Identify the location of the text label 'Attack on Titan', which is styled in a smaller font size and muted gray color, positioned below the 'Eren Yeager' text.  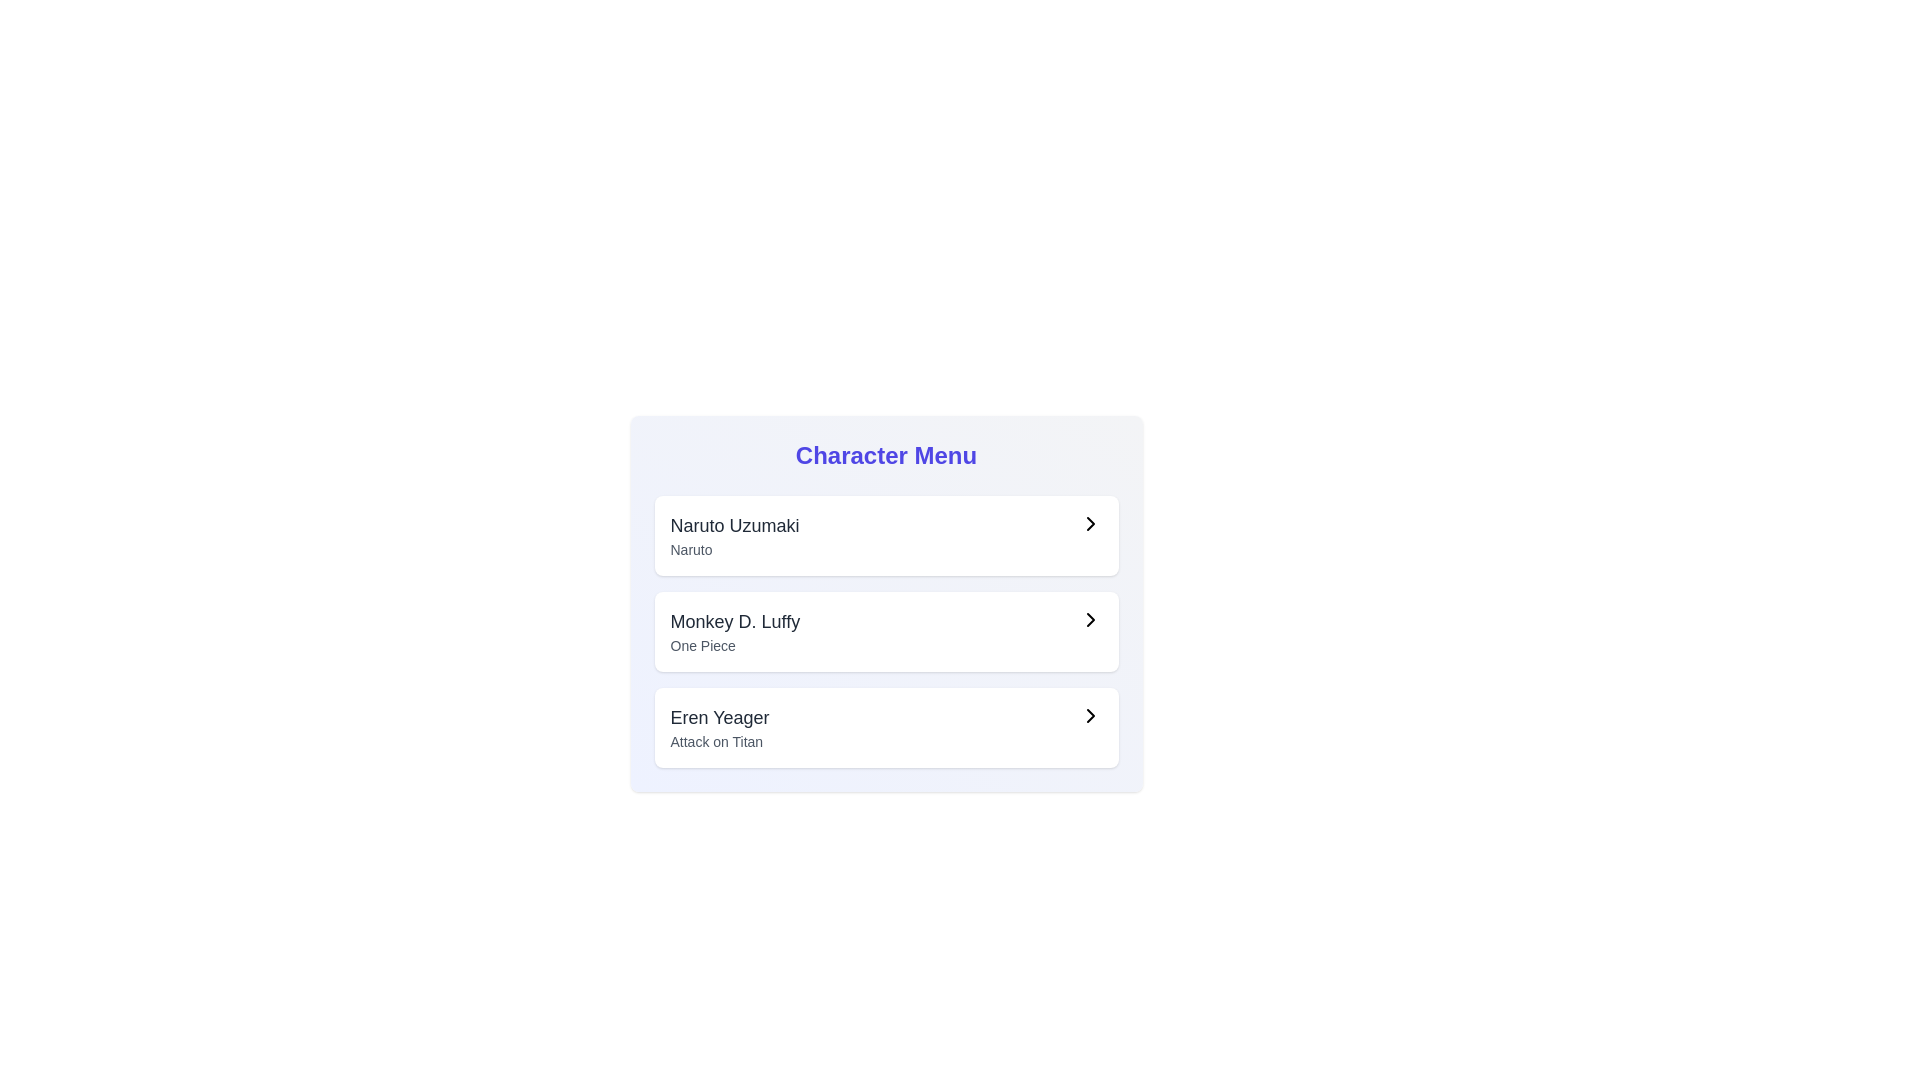
(720, 741).